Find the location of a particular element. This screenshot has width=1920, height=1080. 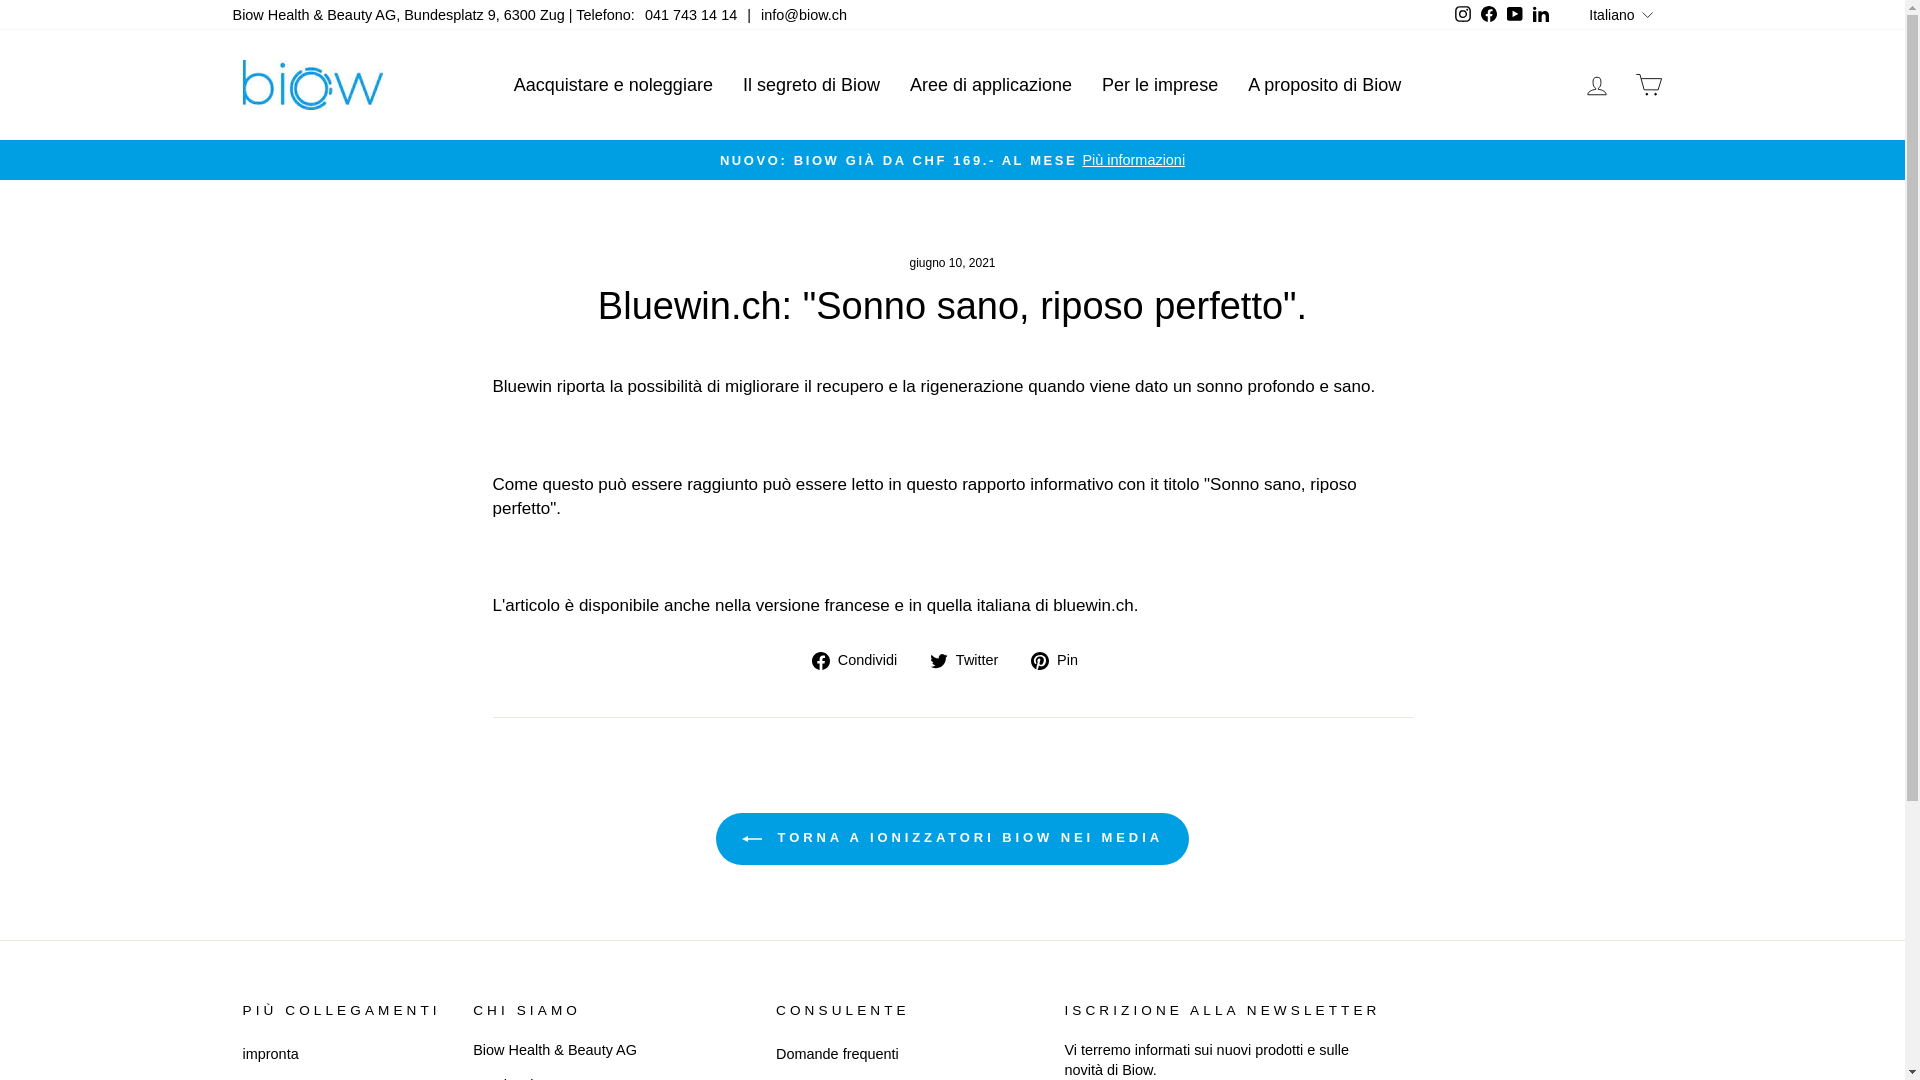

'TORNA A IONIZZATORI BIOW NEI MEDIA' is located at coordinates (951, 839).